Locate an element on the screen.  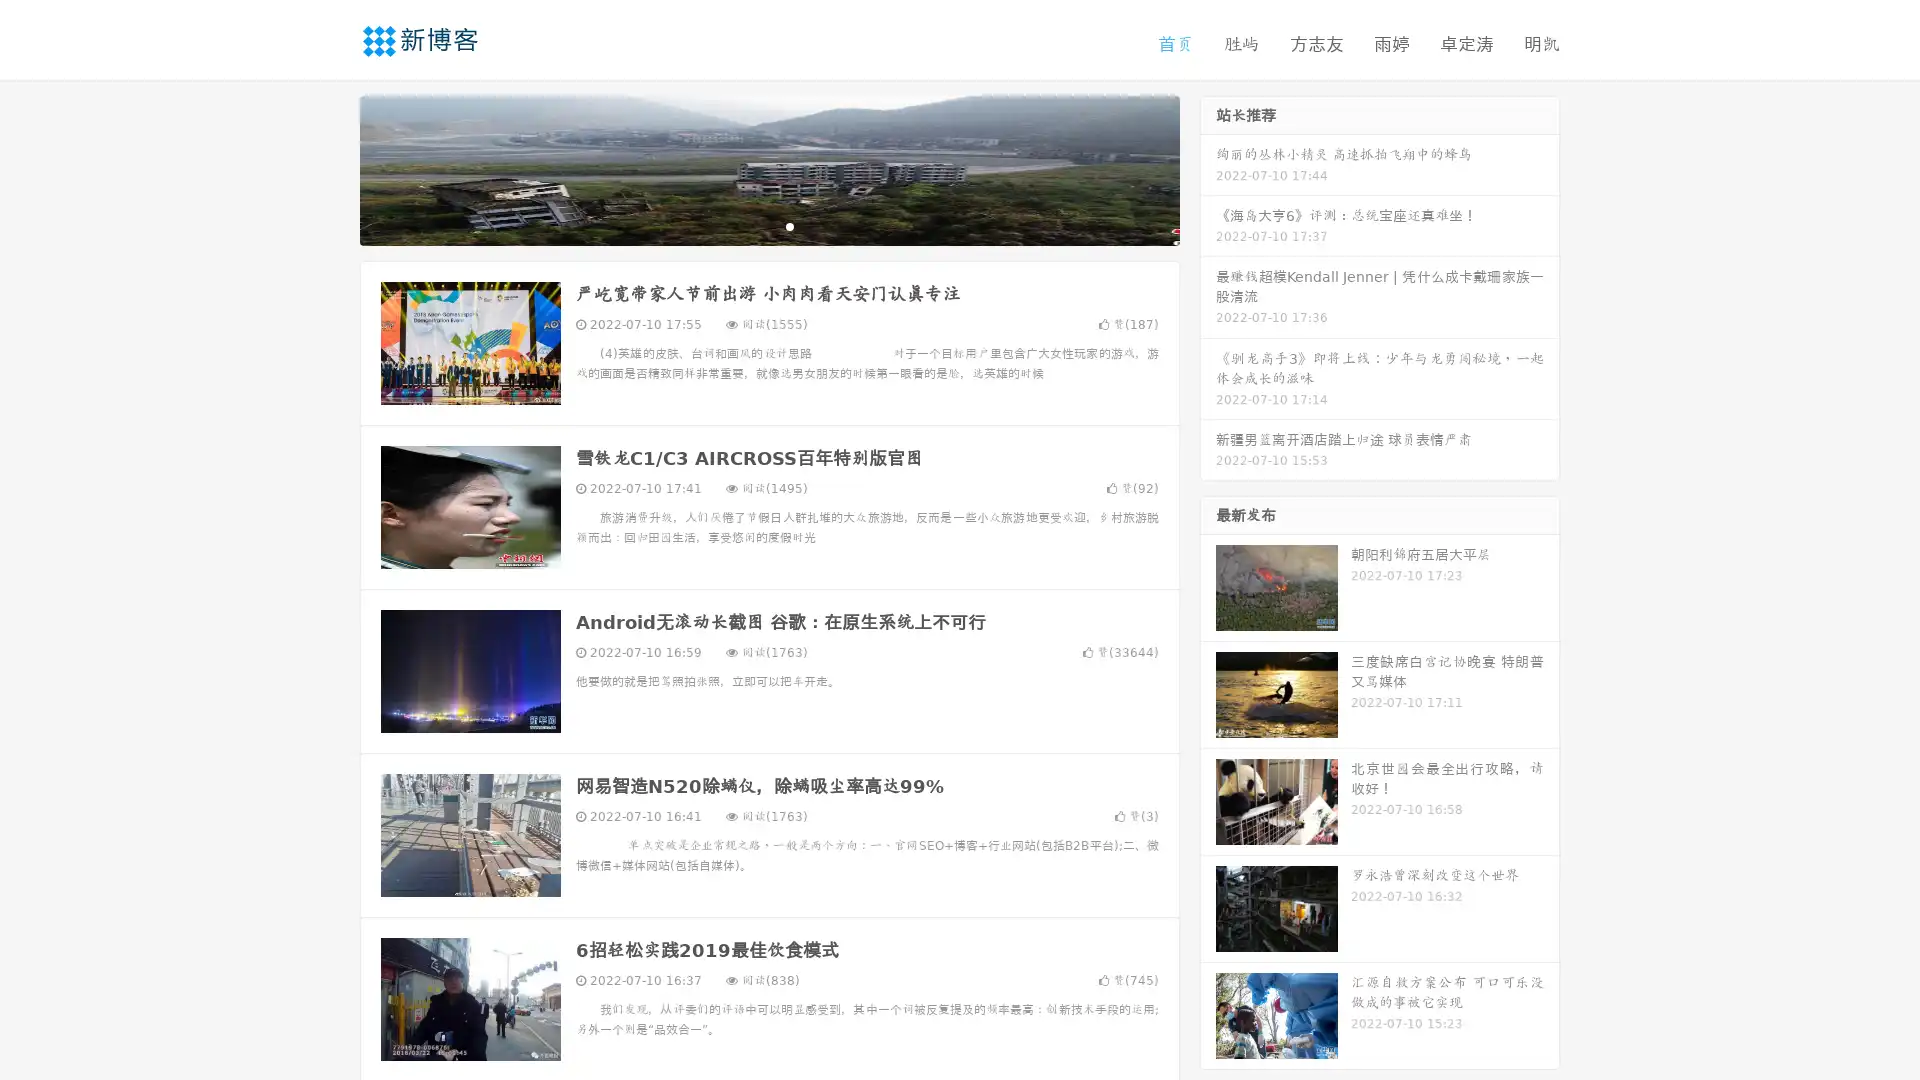
Previous slide is located at coordinates (330, 168).